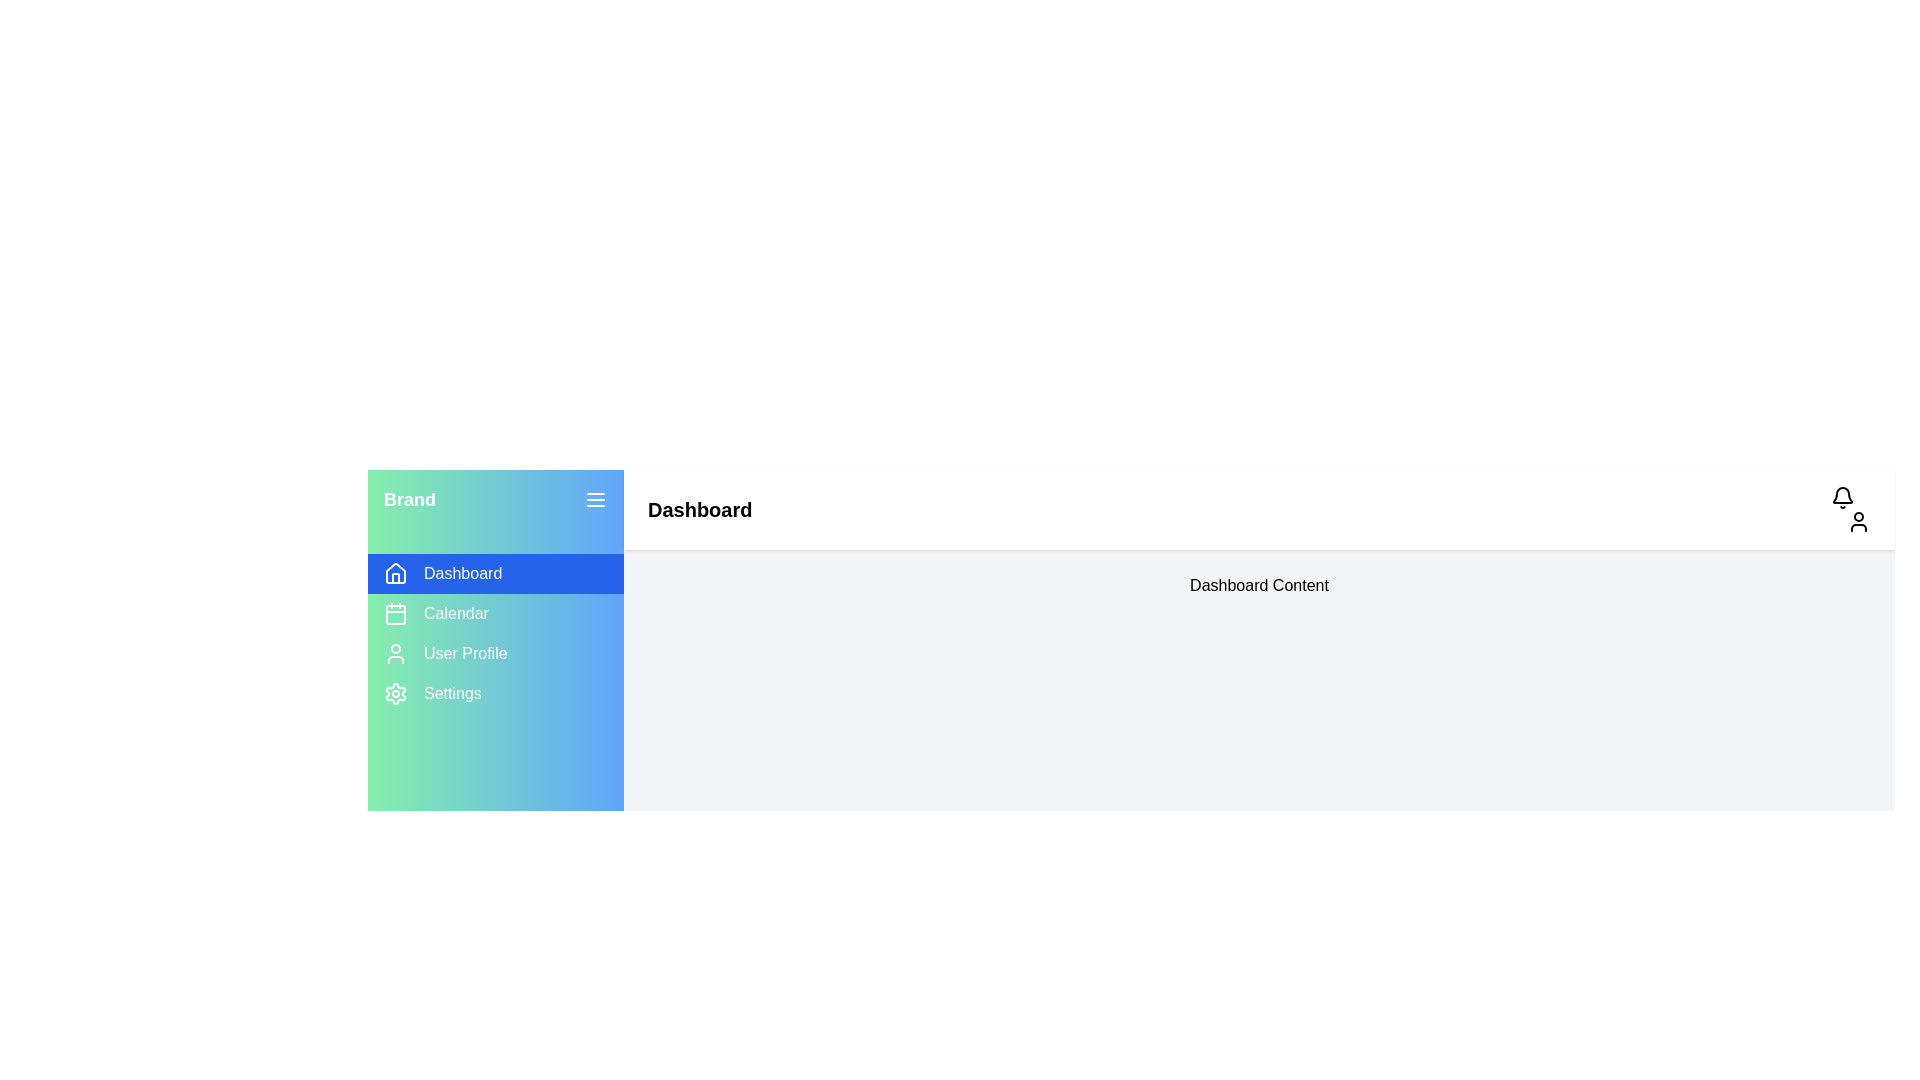  Describe the element at coordinates (395, 693) in the screenshot. I see `the gear-shaped settings icon located in the fourth slot of the left sidebar under the 'User Profile' menu option` at that location.